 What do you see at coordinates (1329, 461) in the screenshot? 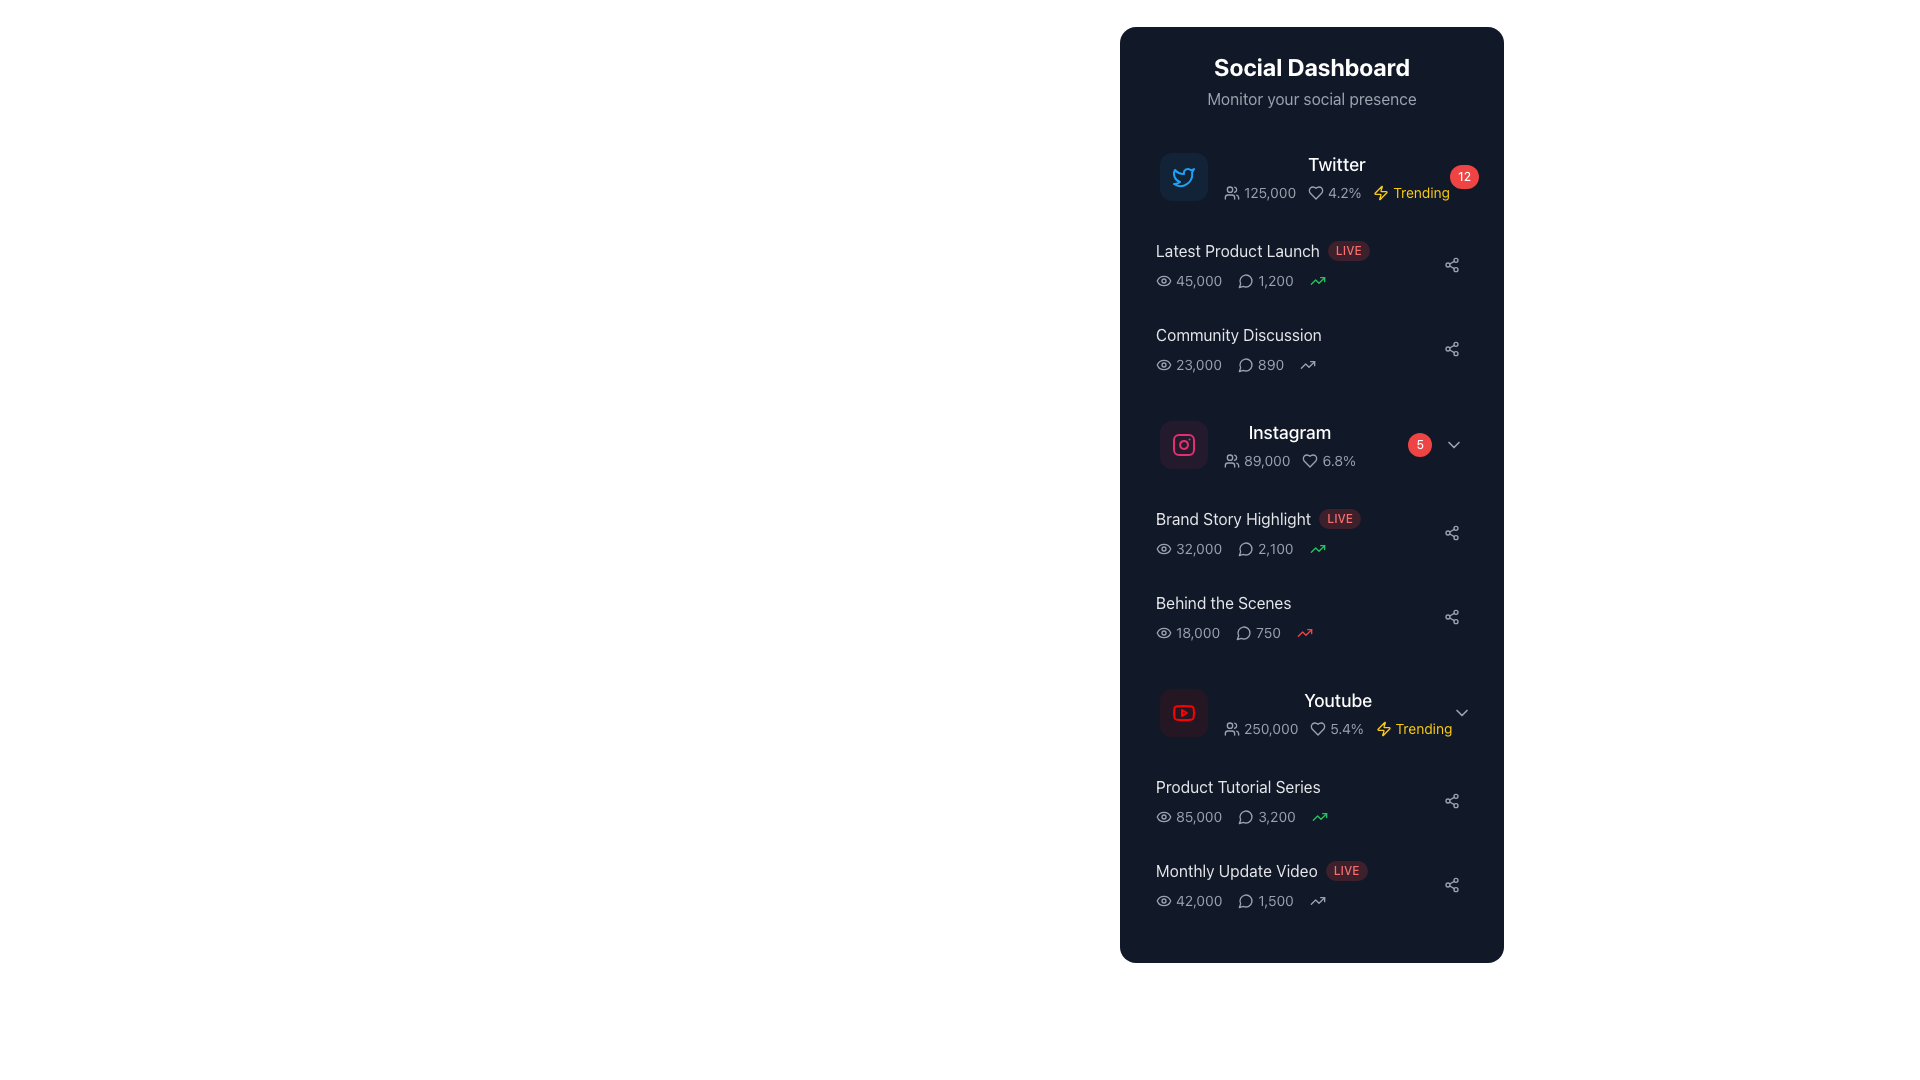
I see `the static text displaying a percentage value related to engagement, located in the 'Instagram' row of the list-like interface, positioned to the right of the text '89,000'` at bounding box center [1329, 461].